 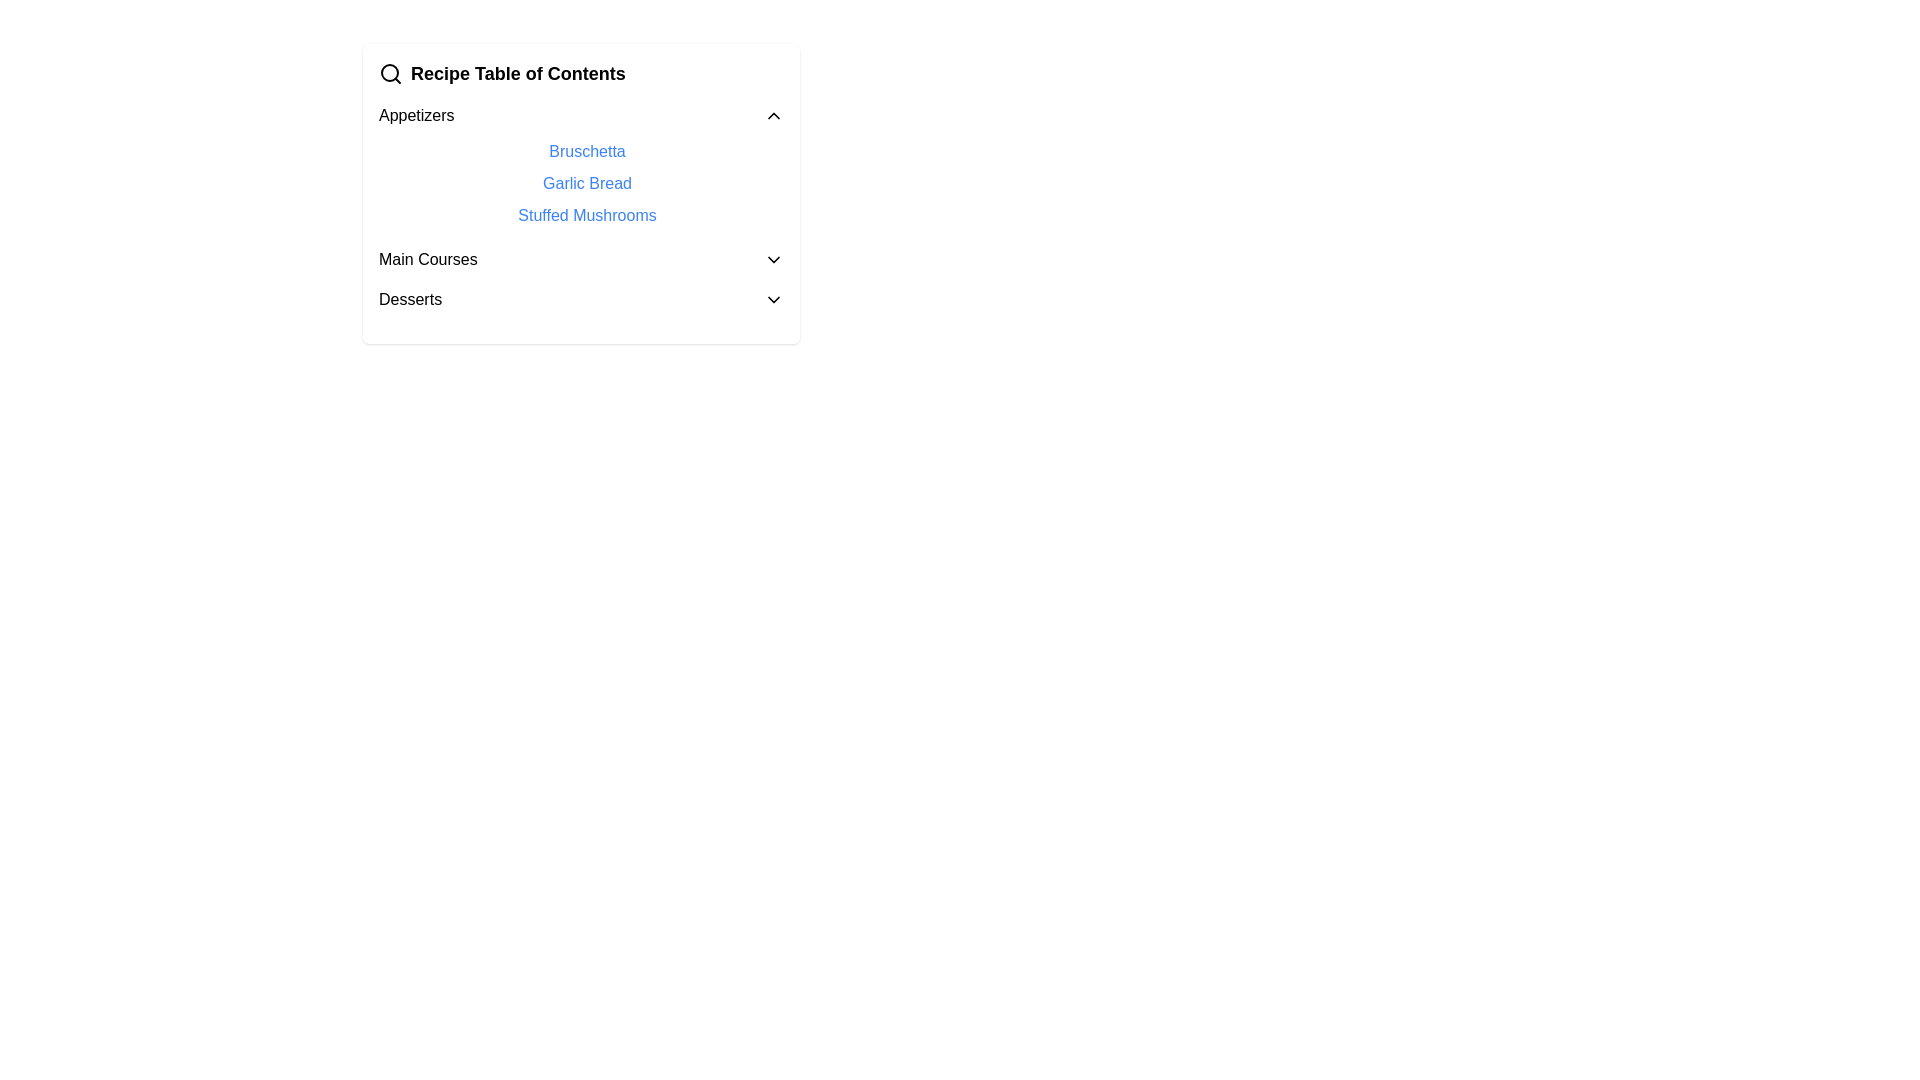 What do you see at coordinates (588, 150) in the screenshot?
I see `the hyperlink for 'Bruschetta' located in the 'Appetizers' section of the Recipe Table of Contents` at bounding box center [588, 150].